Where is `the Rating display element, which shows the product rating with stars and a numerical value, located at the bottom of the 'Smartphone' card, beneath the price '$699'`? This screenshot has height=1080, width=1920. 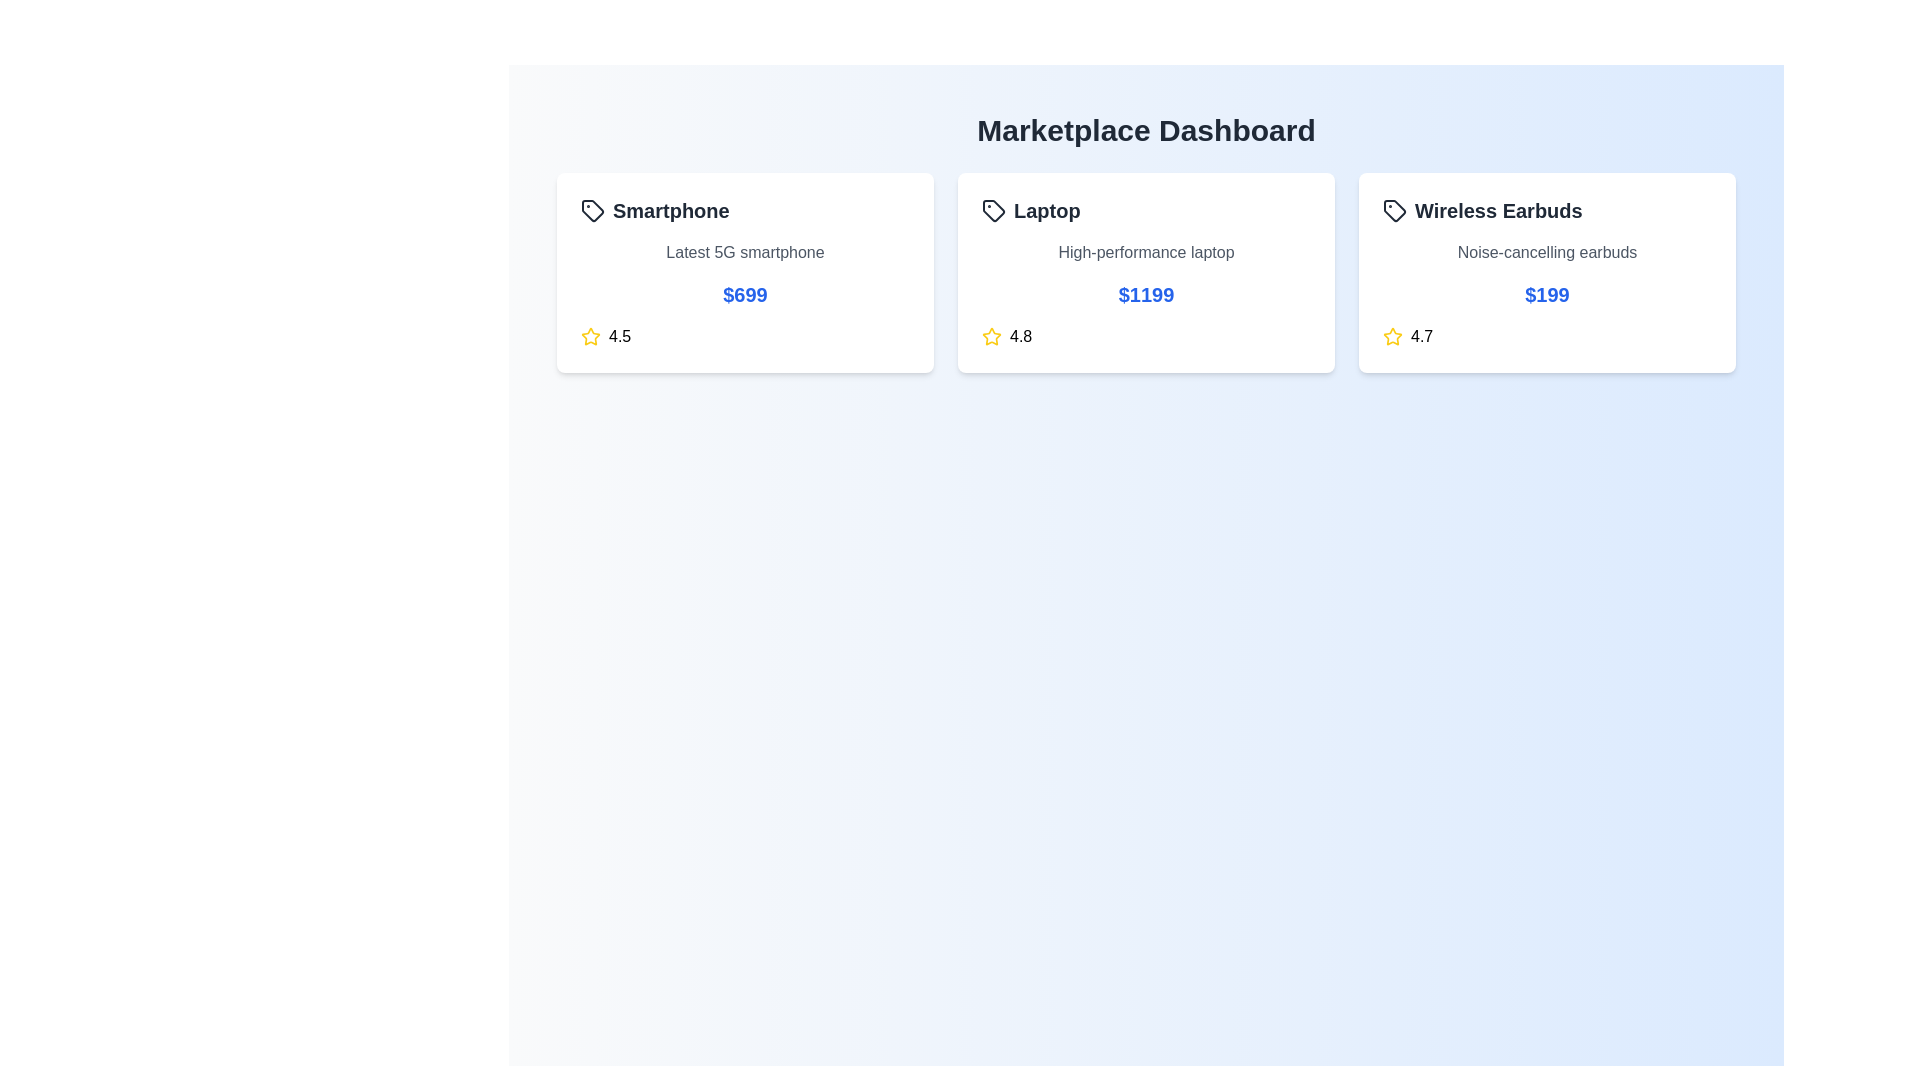
the Rating display element, which shows the product rating with stars and a numerical value, located at the bottom of the 'Smartphone' card, beneath the price '$699' is located at coordinates (744, 335).